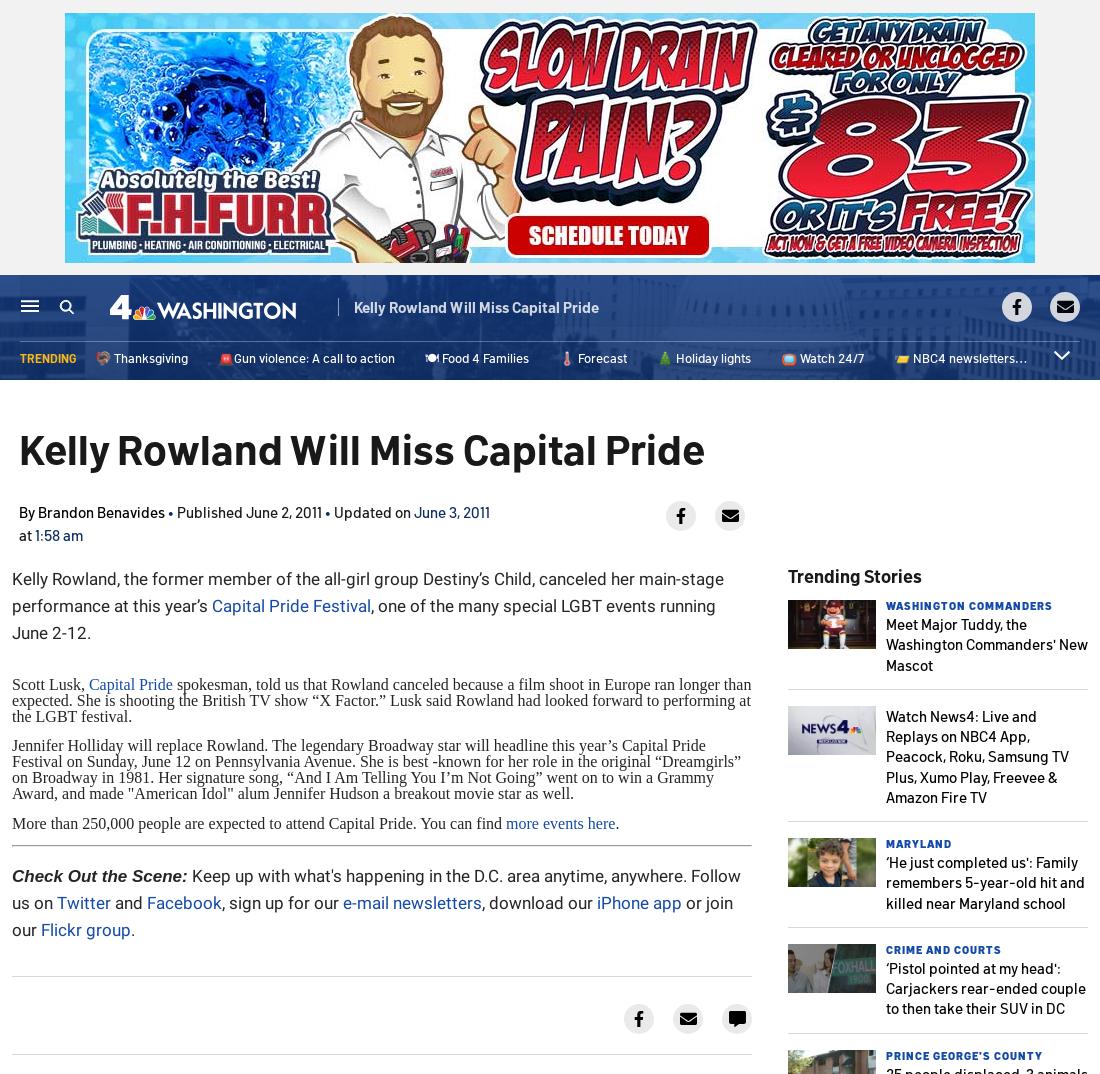 The height and width of the screenshot is (1074, 1100). Describe the element at coordinates (374, 511) in the screenshot. I see `'Updated on'` at that location.